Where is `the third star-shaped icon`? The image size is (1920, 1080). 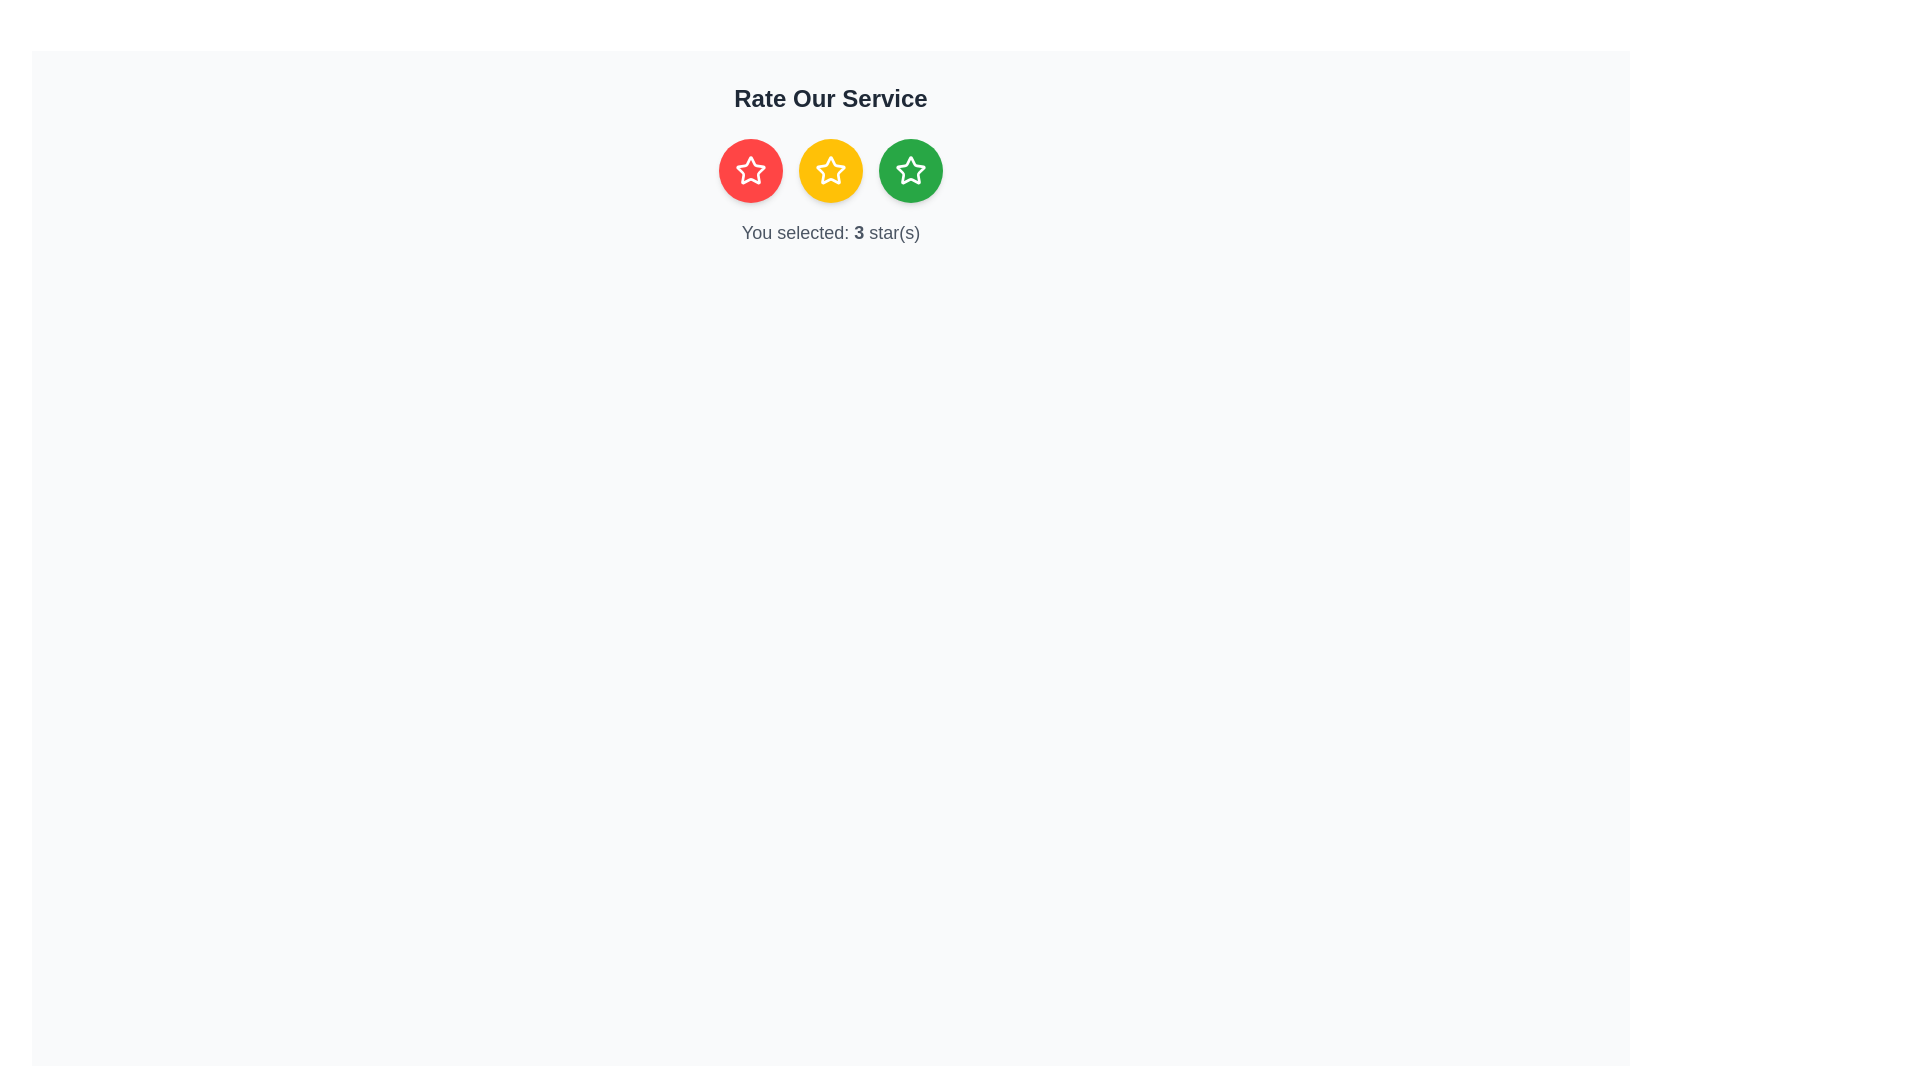
the third star-shaped icon is located at coordinates (910, 169).